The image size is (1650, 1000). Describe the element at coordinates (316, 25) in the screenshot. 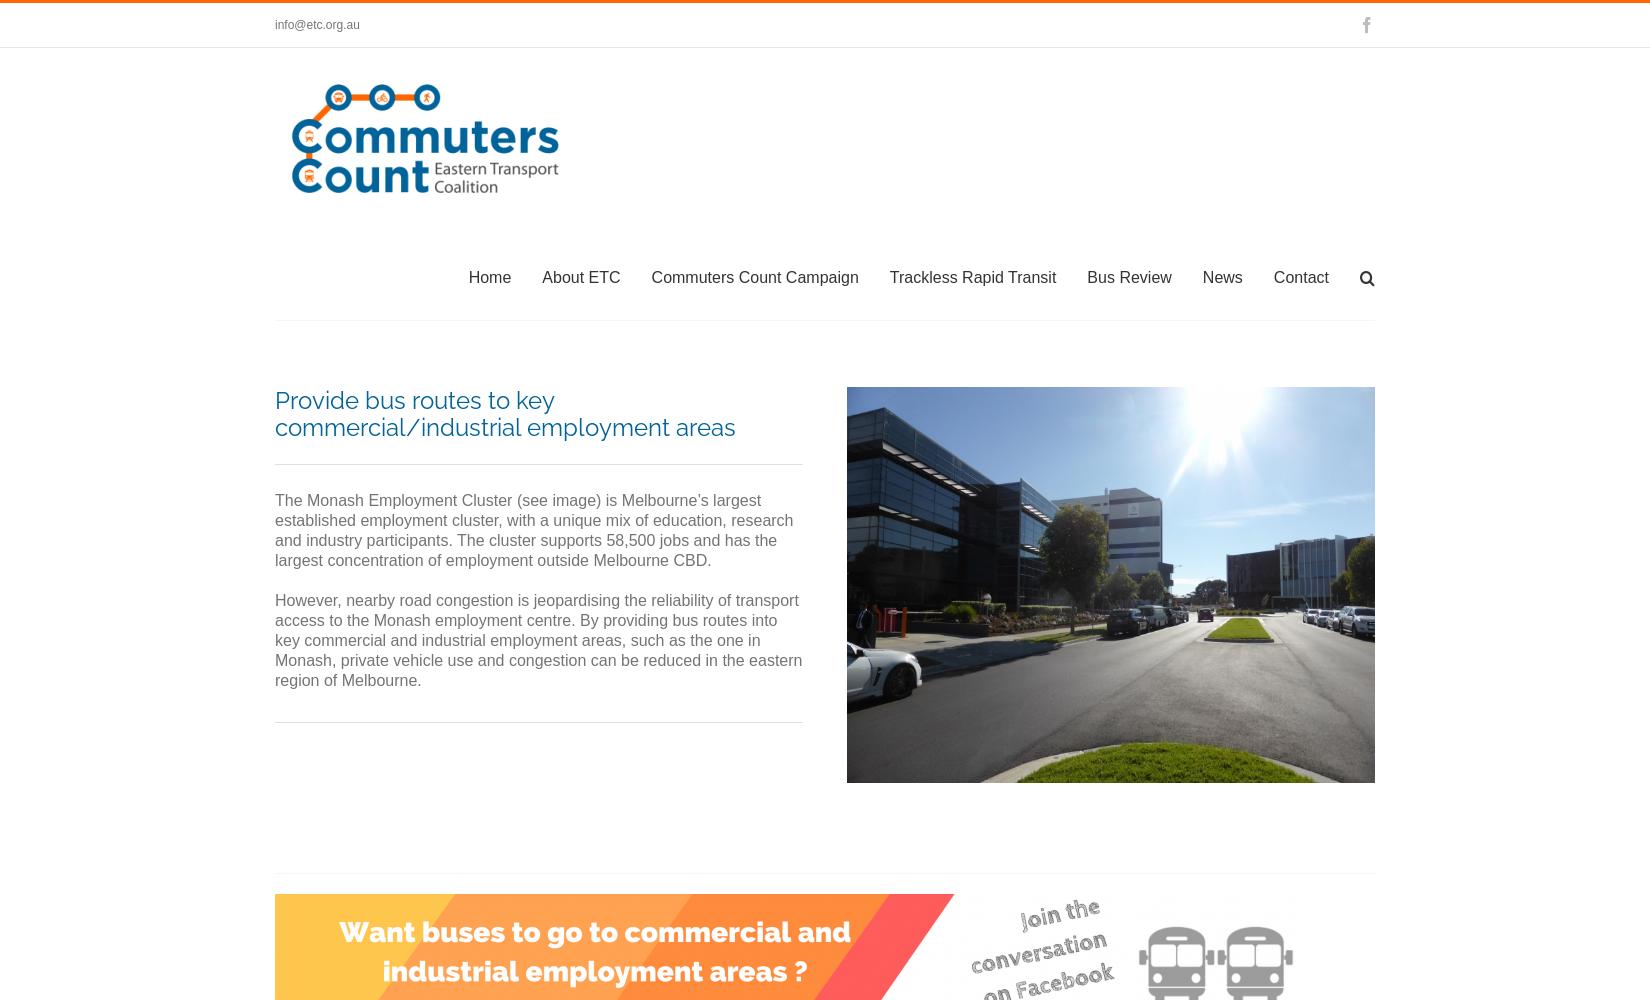

I see `'info@etc.org.au'` at that location.